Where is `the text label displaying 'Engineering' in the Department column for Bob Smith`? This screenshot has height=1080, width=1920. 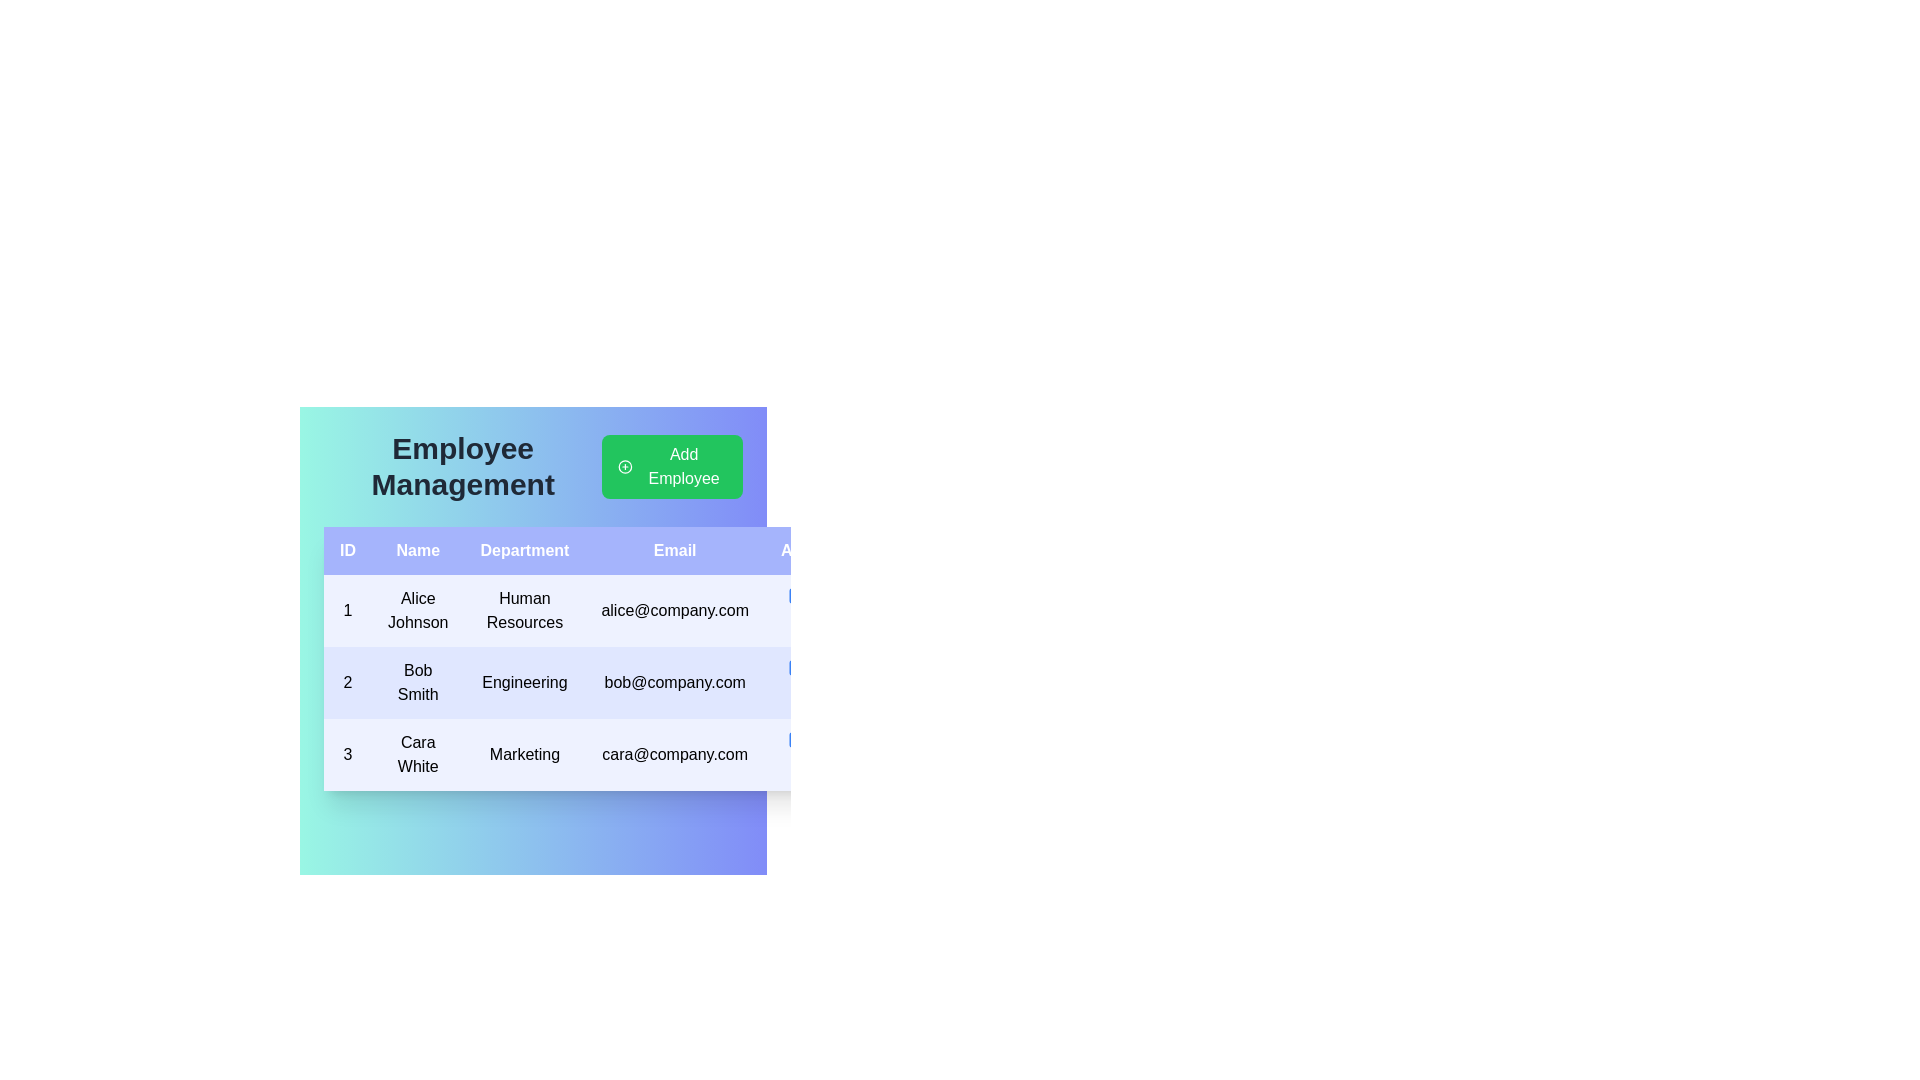 the text label displaying 'Engineering' in the Department column for Bob Smith is located at coordinates (524, 681).